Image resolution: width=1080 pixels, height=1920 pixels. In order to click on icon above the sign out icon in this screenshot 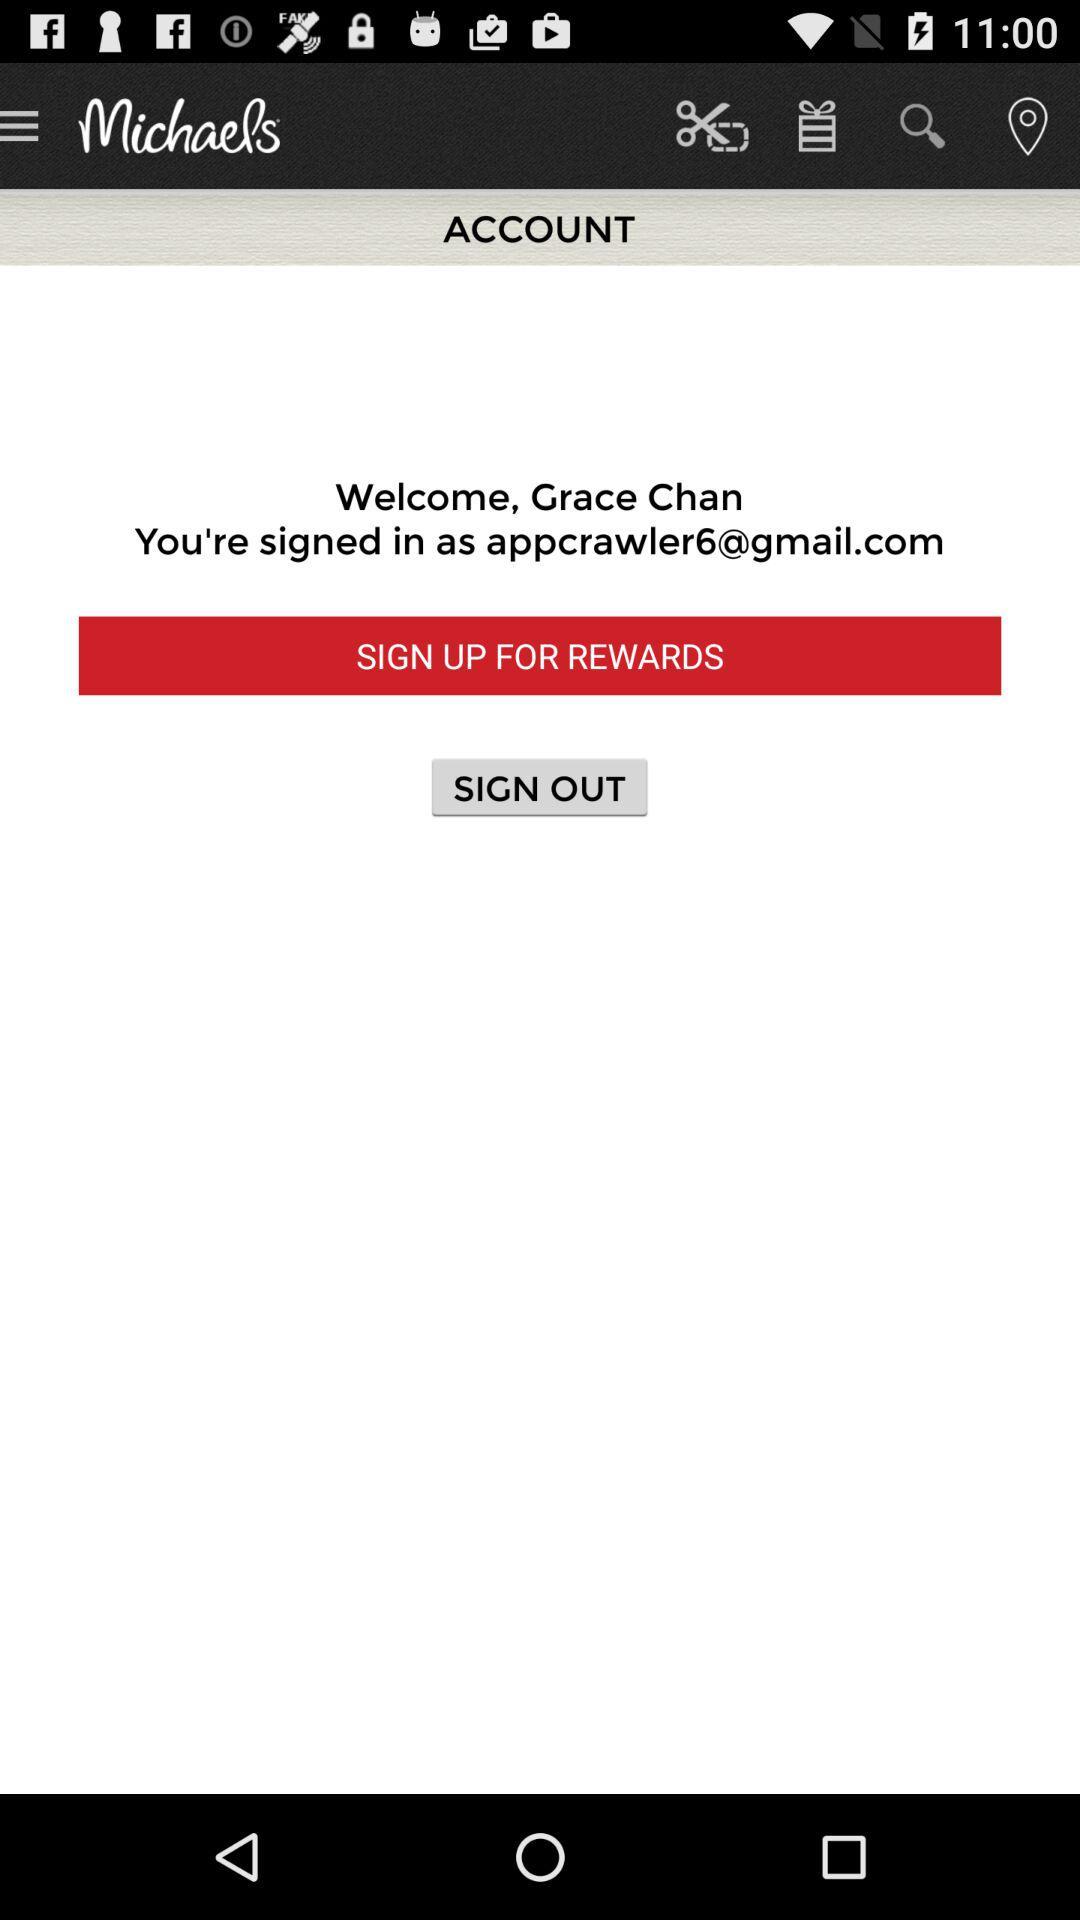, I will do `click(540, 655)`.